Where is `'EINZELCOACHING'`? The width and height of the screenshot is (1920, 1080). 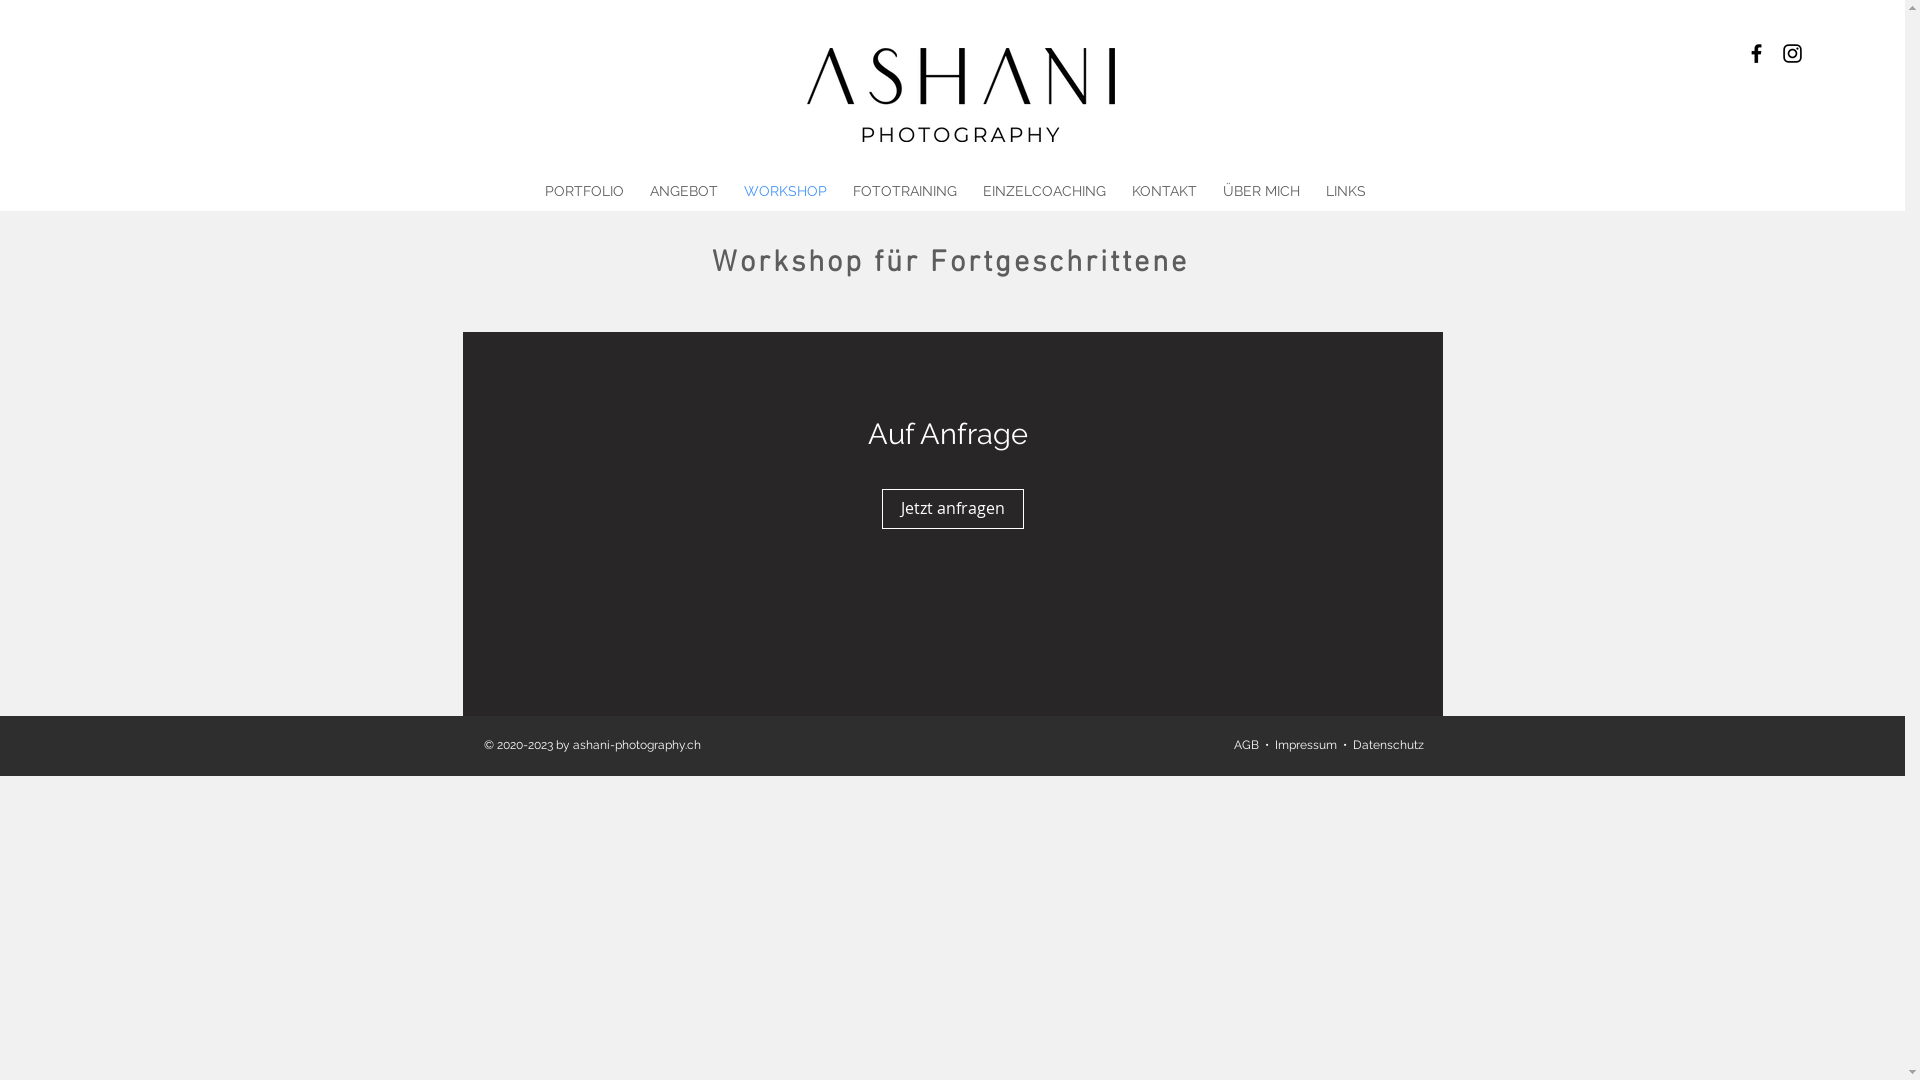 'EINZELCOACHING' is located at coordinates (1043, 191).